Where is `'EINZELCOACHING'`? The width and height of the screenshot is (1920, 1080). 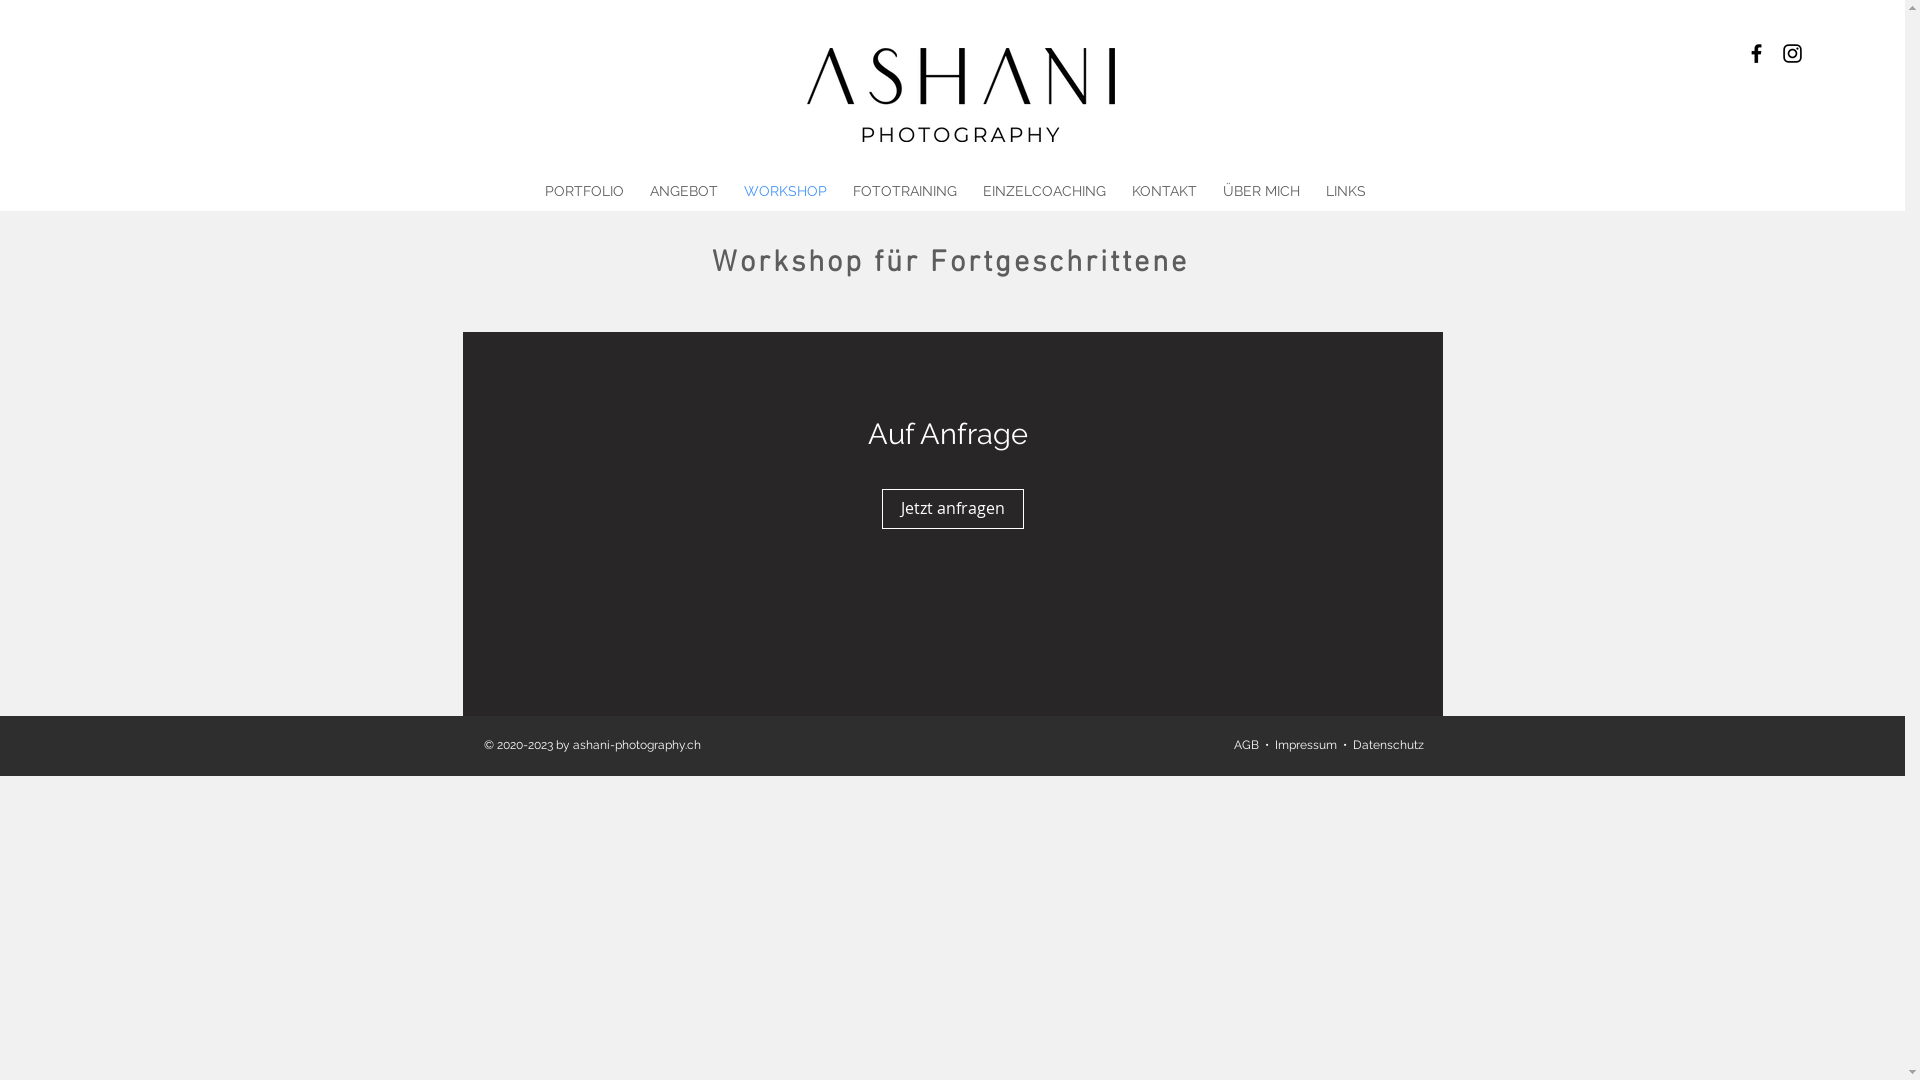 'EINZELCOACHING' is located at coordinates (1043, 191).